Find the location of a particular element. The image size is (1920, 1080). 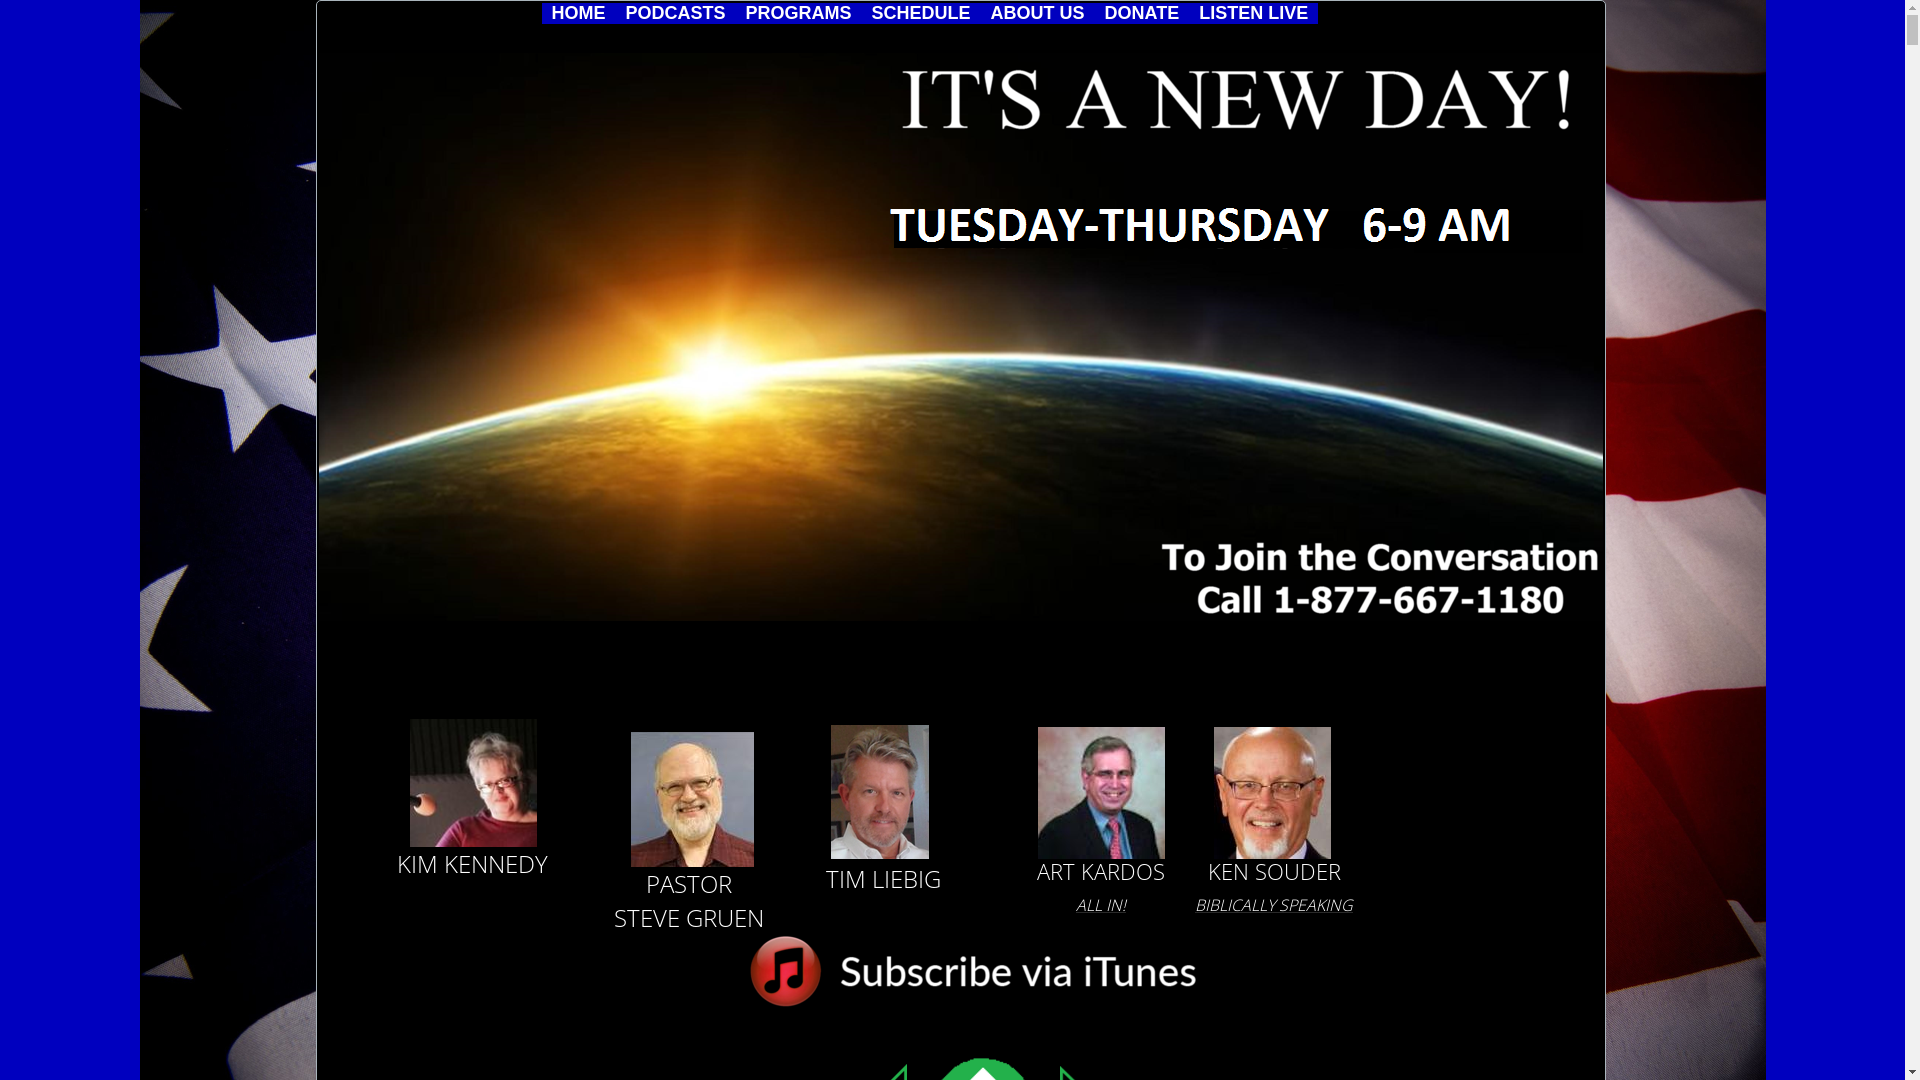

'PODCASTS' is located at coordinates (676, 12).